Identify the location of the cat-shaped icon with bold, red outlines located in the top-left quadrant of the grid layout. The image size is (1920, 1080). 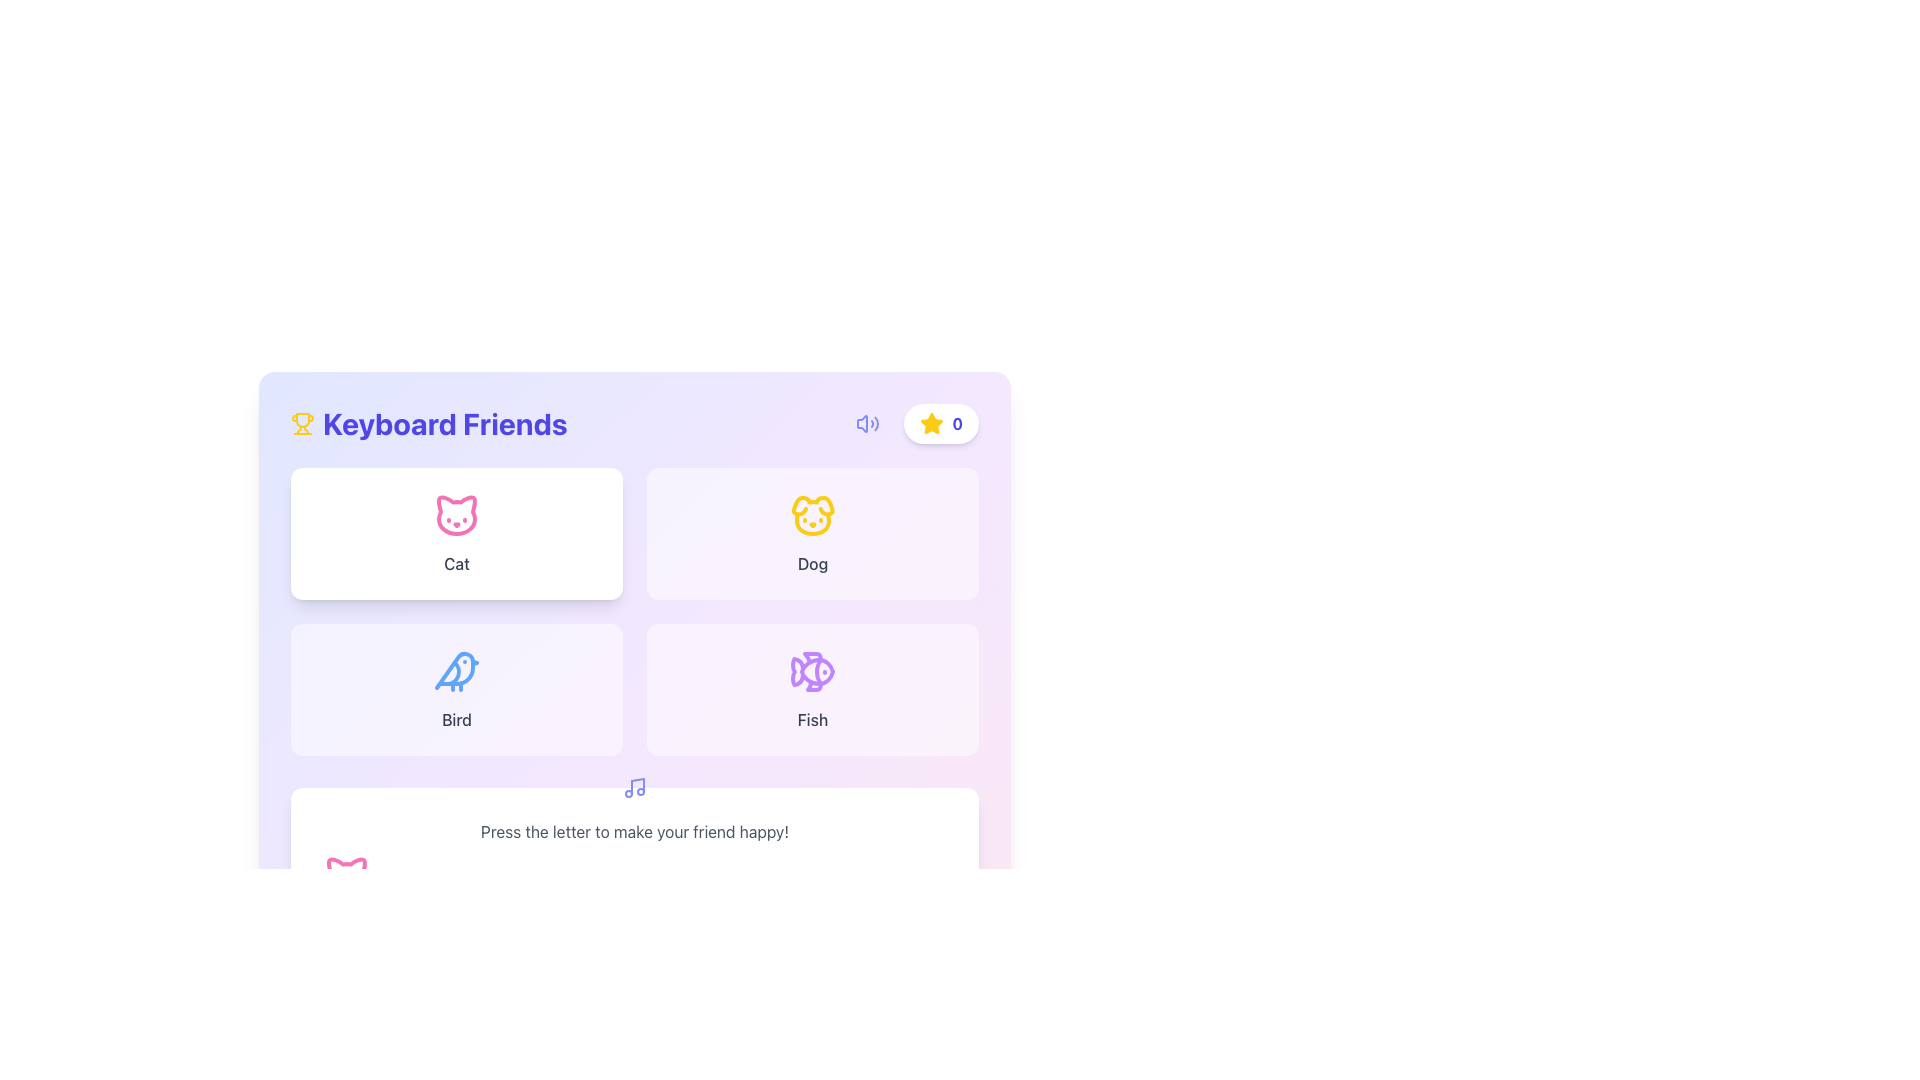
(455, 514).